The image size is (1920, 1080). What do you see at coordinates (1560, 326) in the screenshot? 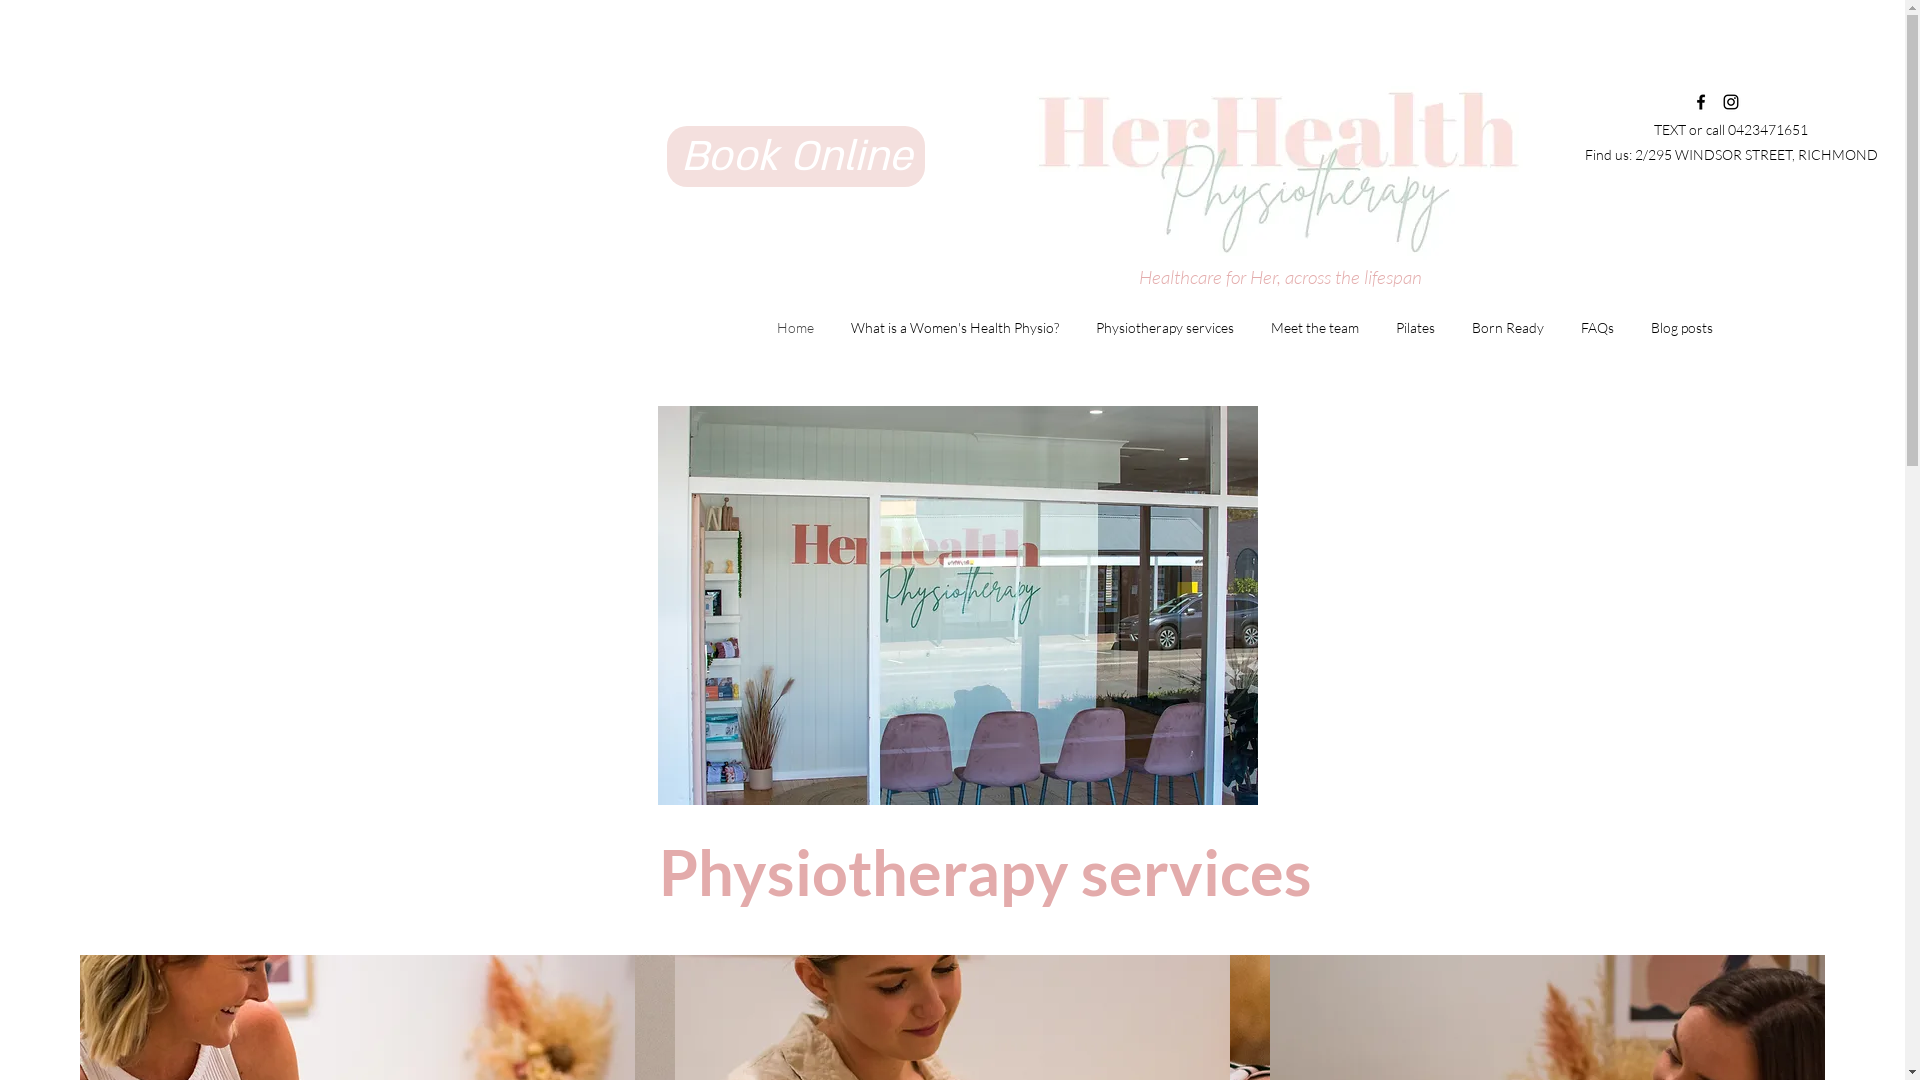
I see `'FAQs'` at bounding box center [1560, 326].